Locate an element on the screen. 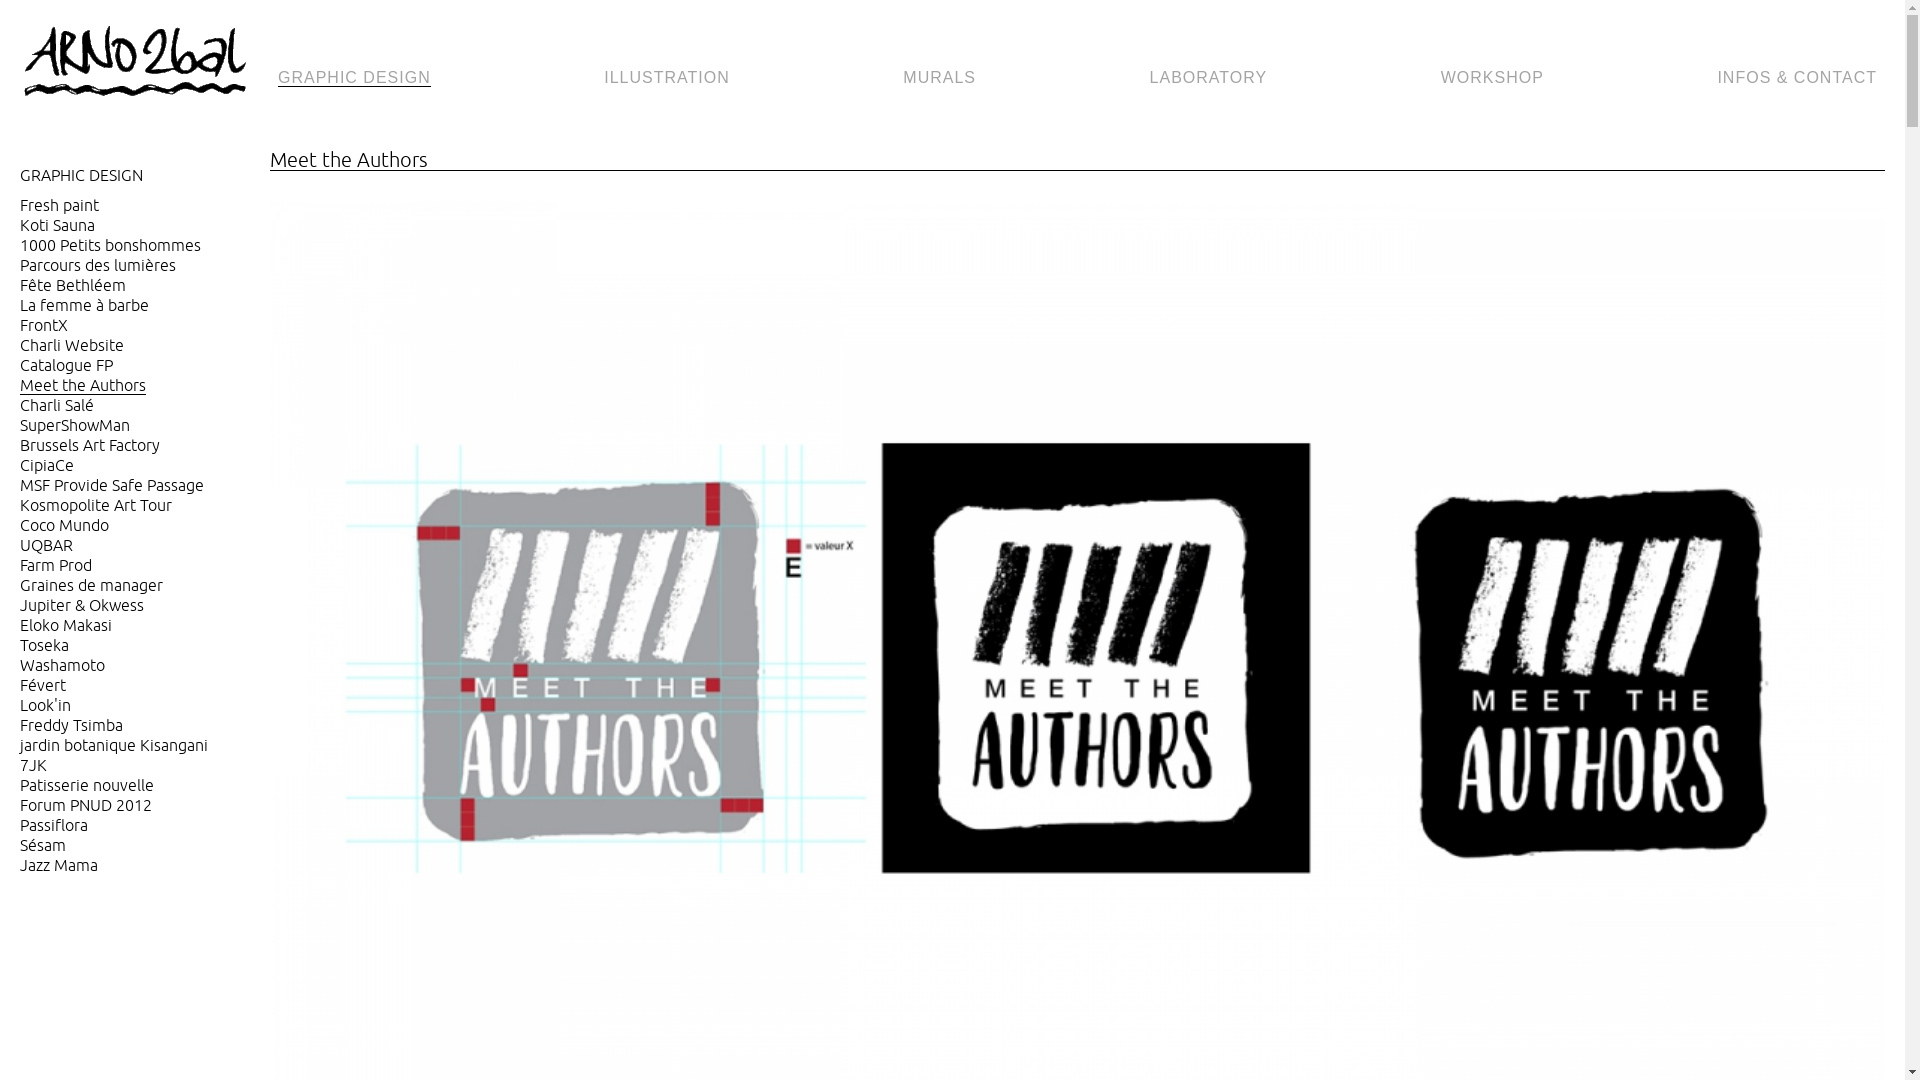  'LABORATORY' is located at coordinates (1208, 77).